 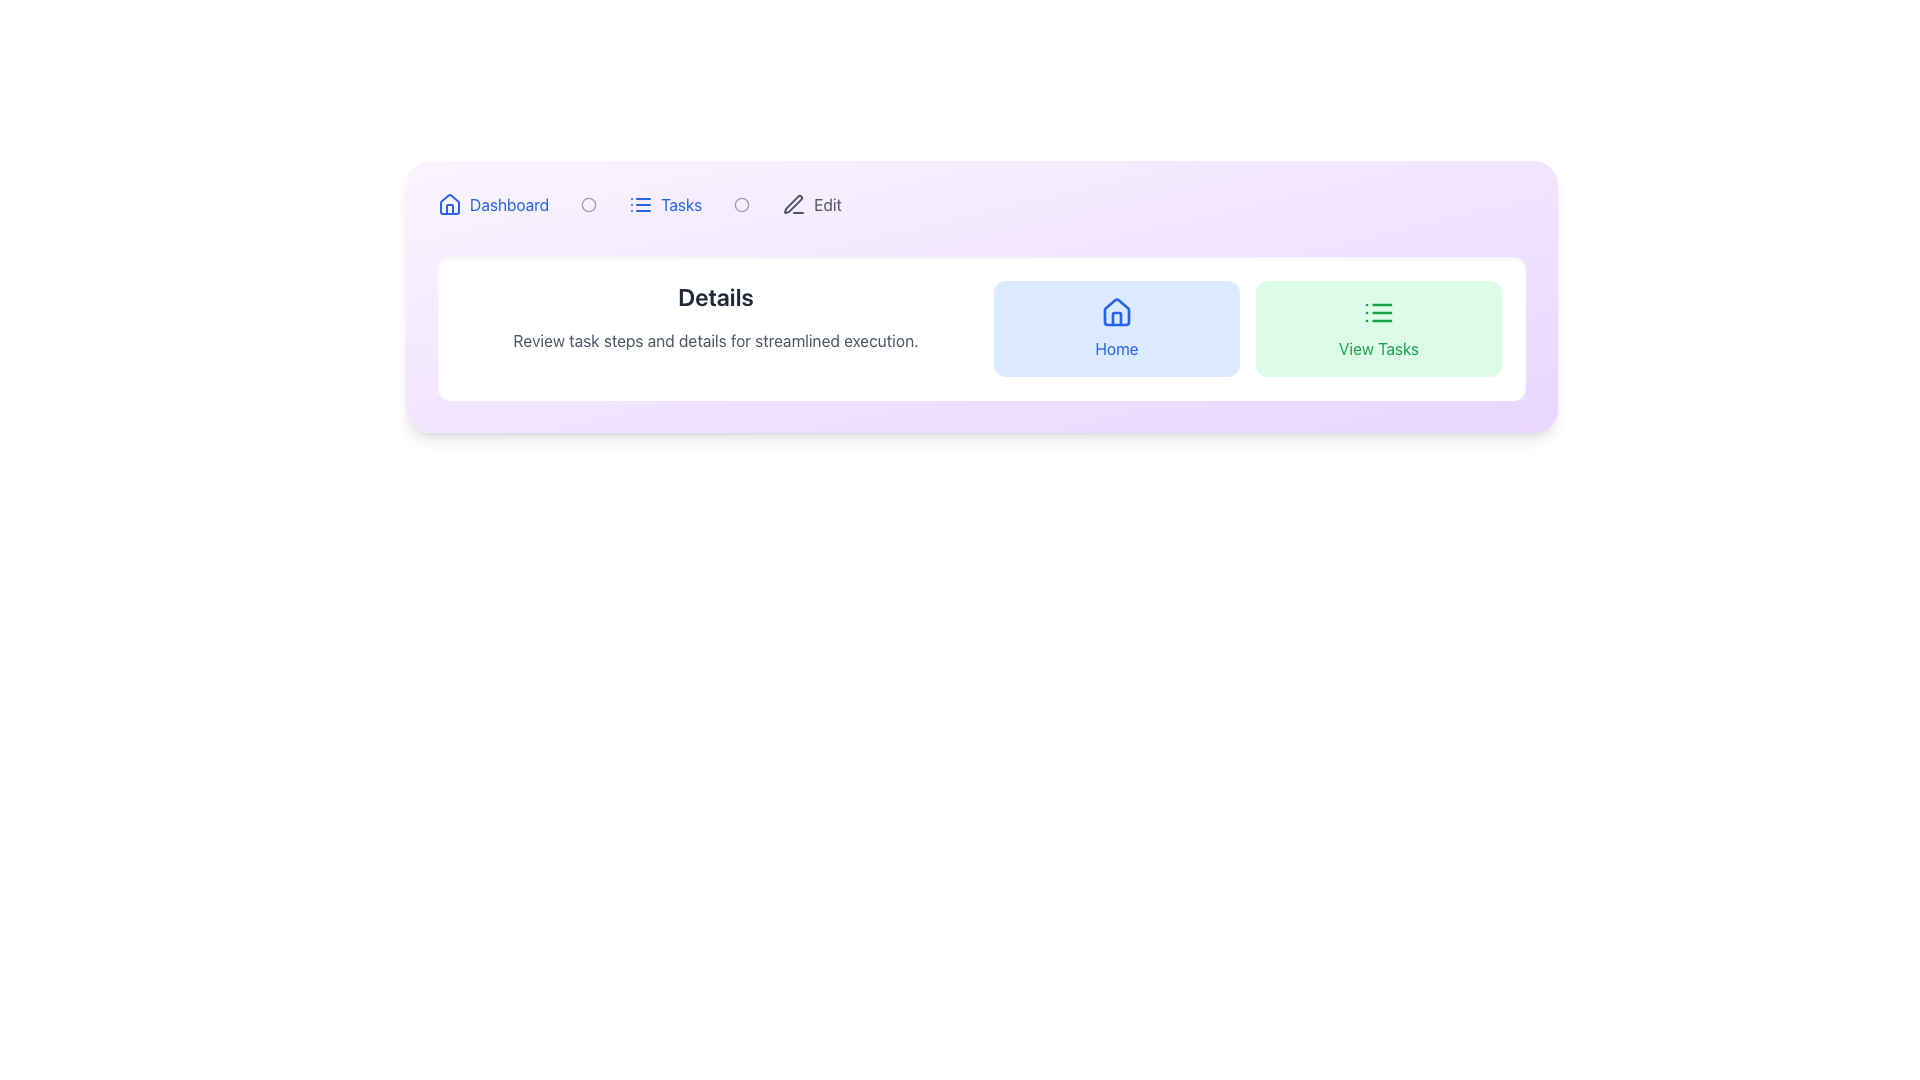 What do you see at coordinates (715, 339) in the screenshot?
I see `the static text element providing information or instructions related to the 'Details' section, located below the 'Details' title` at bounding box center [715, 339].